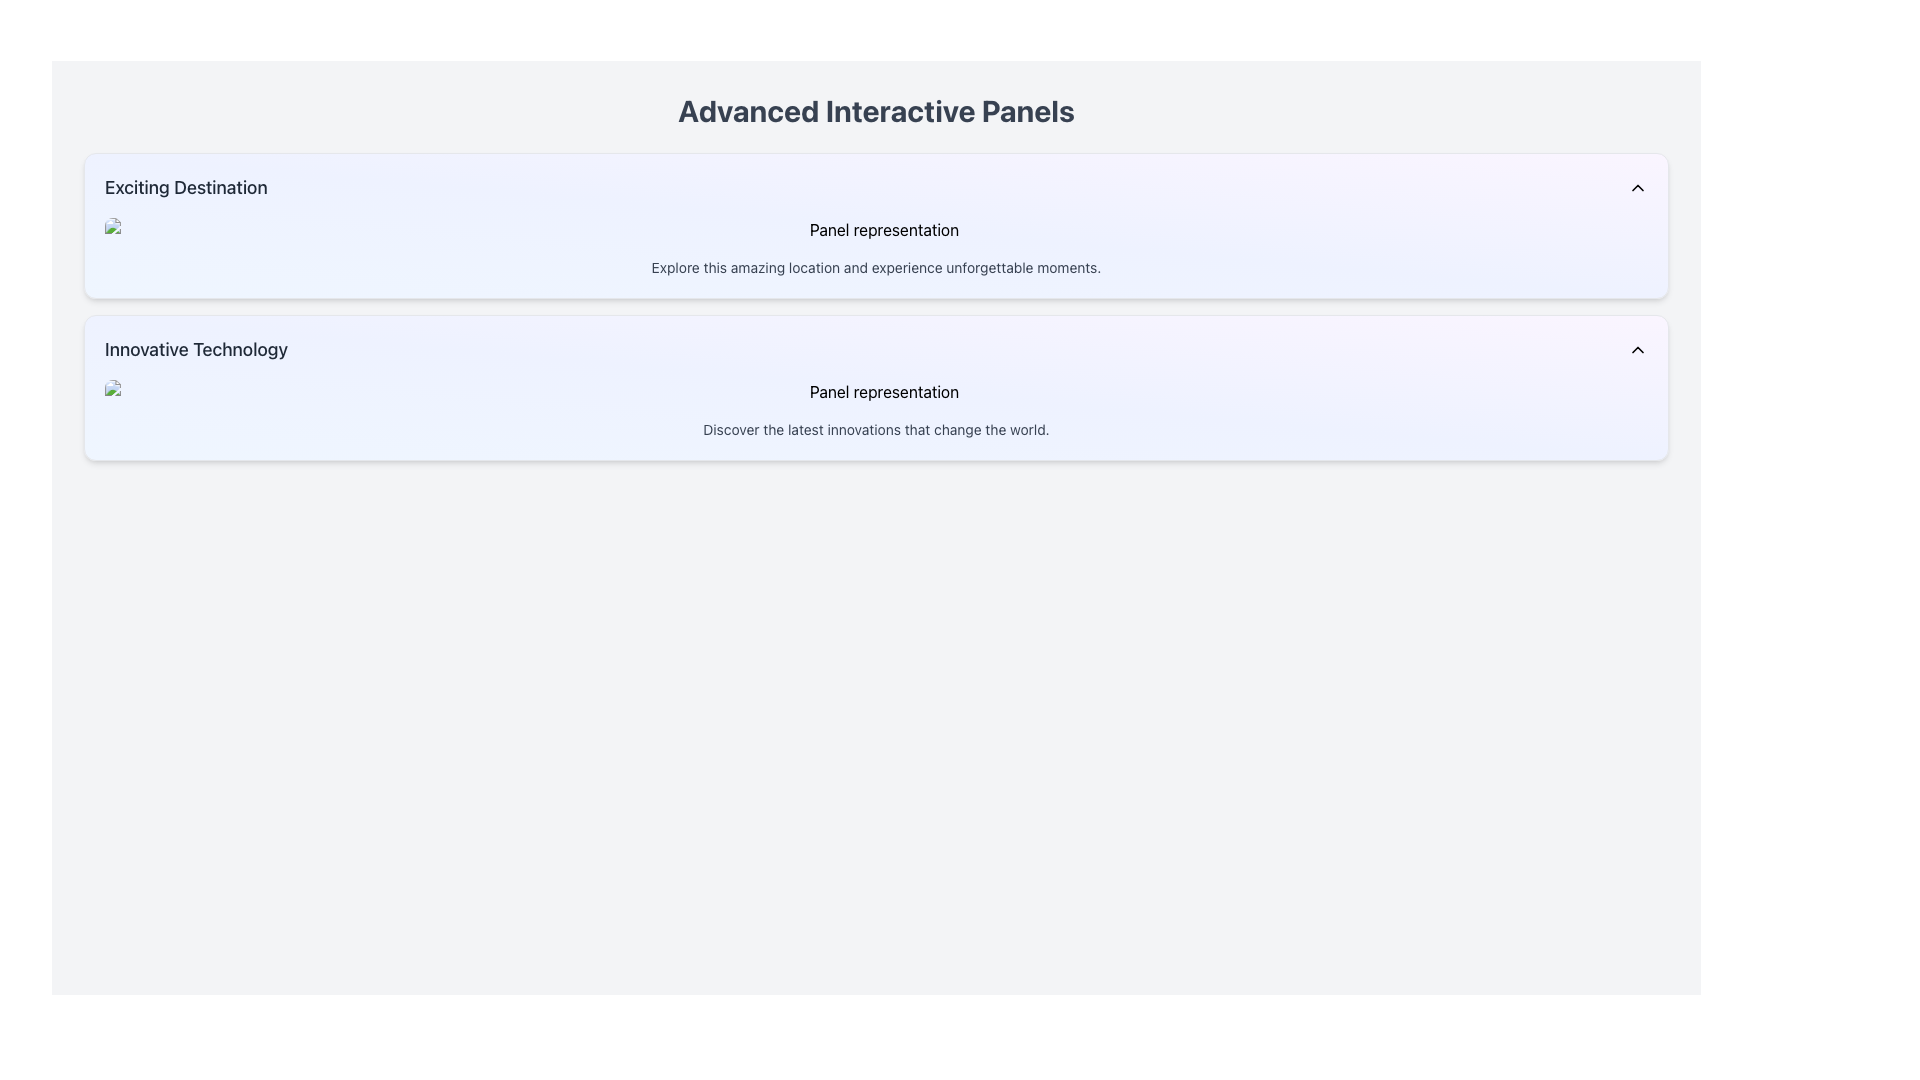  What do you see at coordinates (876, 428) in the screenshot?
I see `the text label displaying 'Discover the latest innovations that change the world.' located beneath the 'Panel representation' label in the 'Innovative Technology' section` at bounding box center [876, 428].